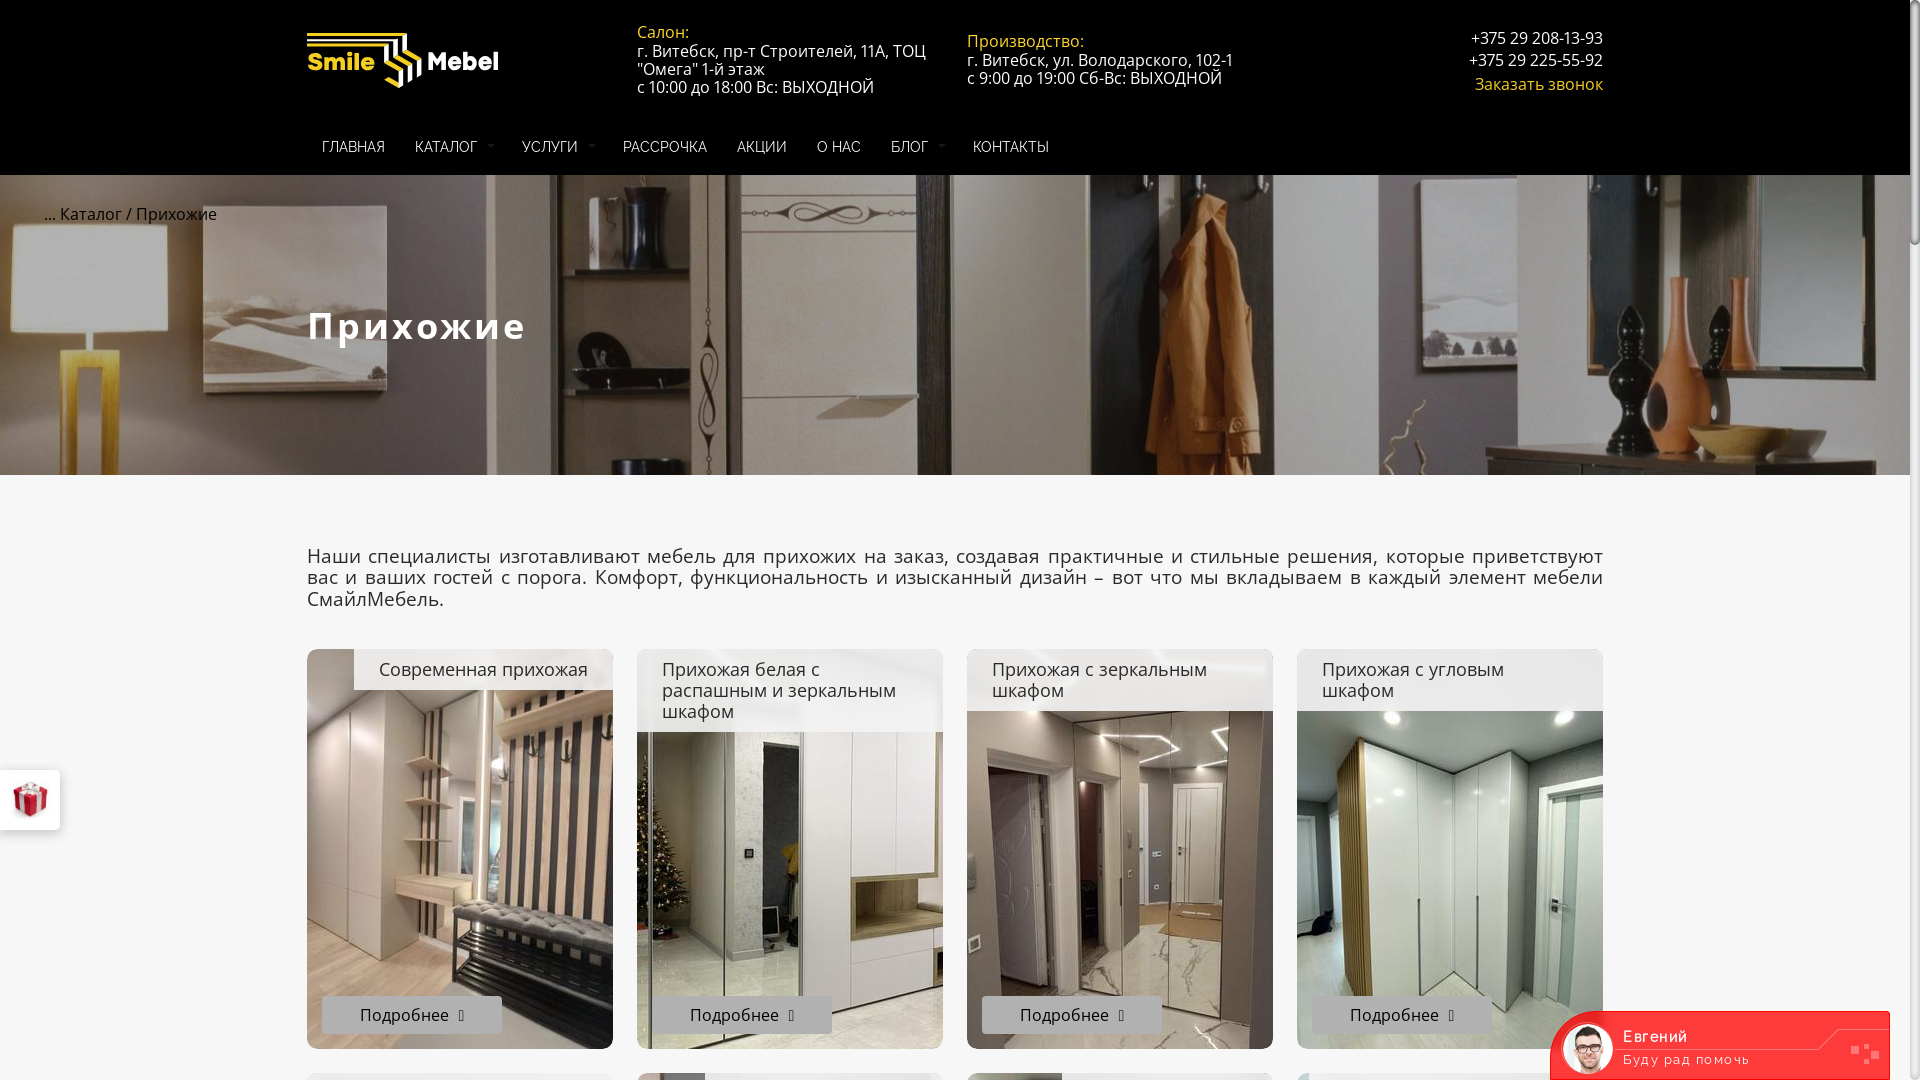  I want to click on '+375 29 225-55-92', so click(1535, 59).